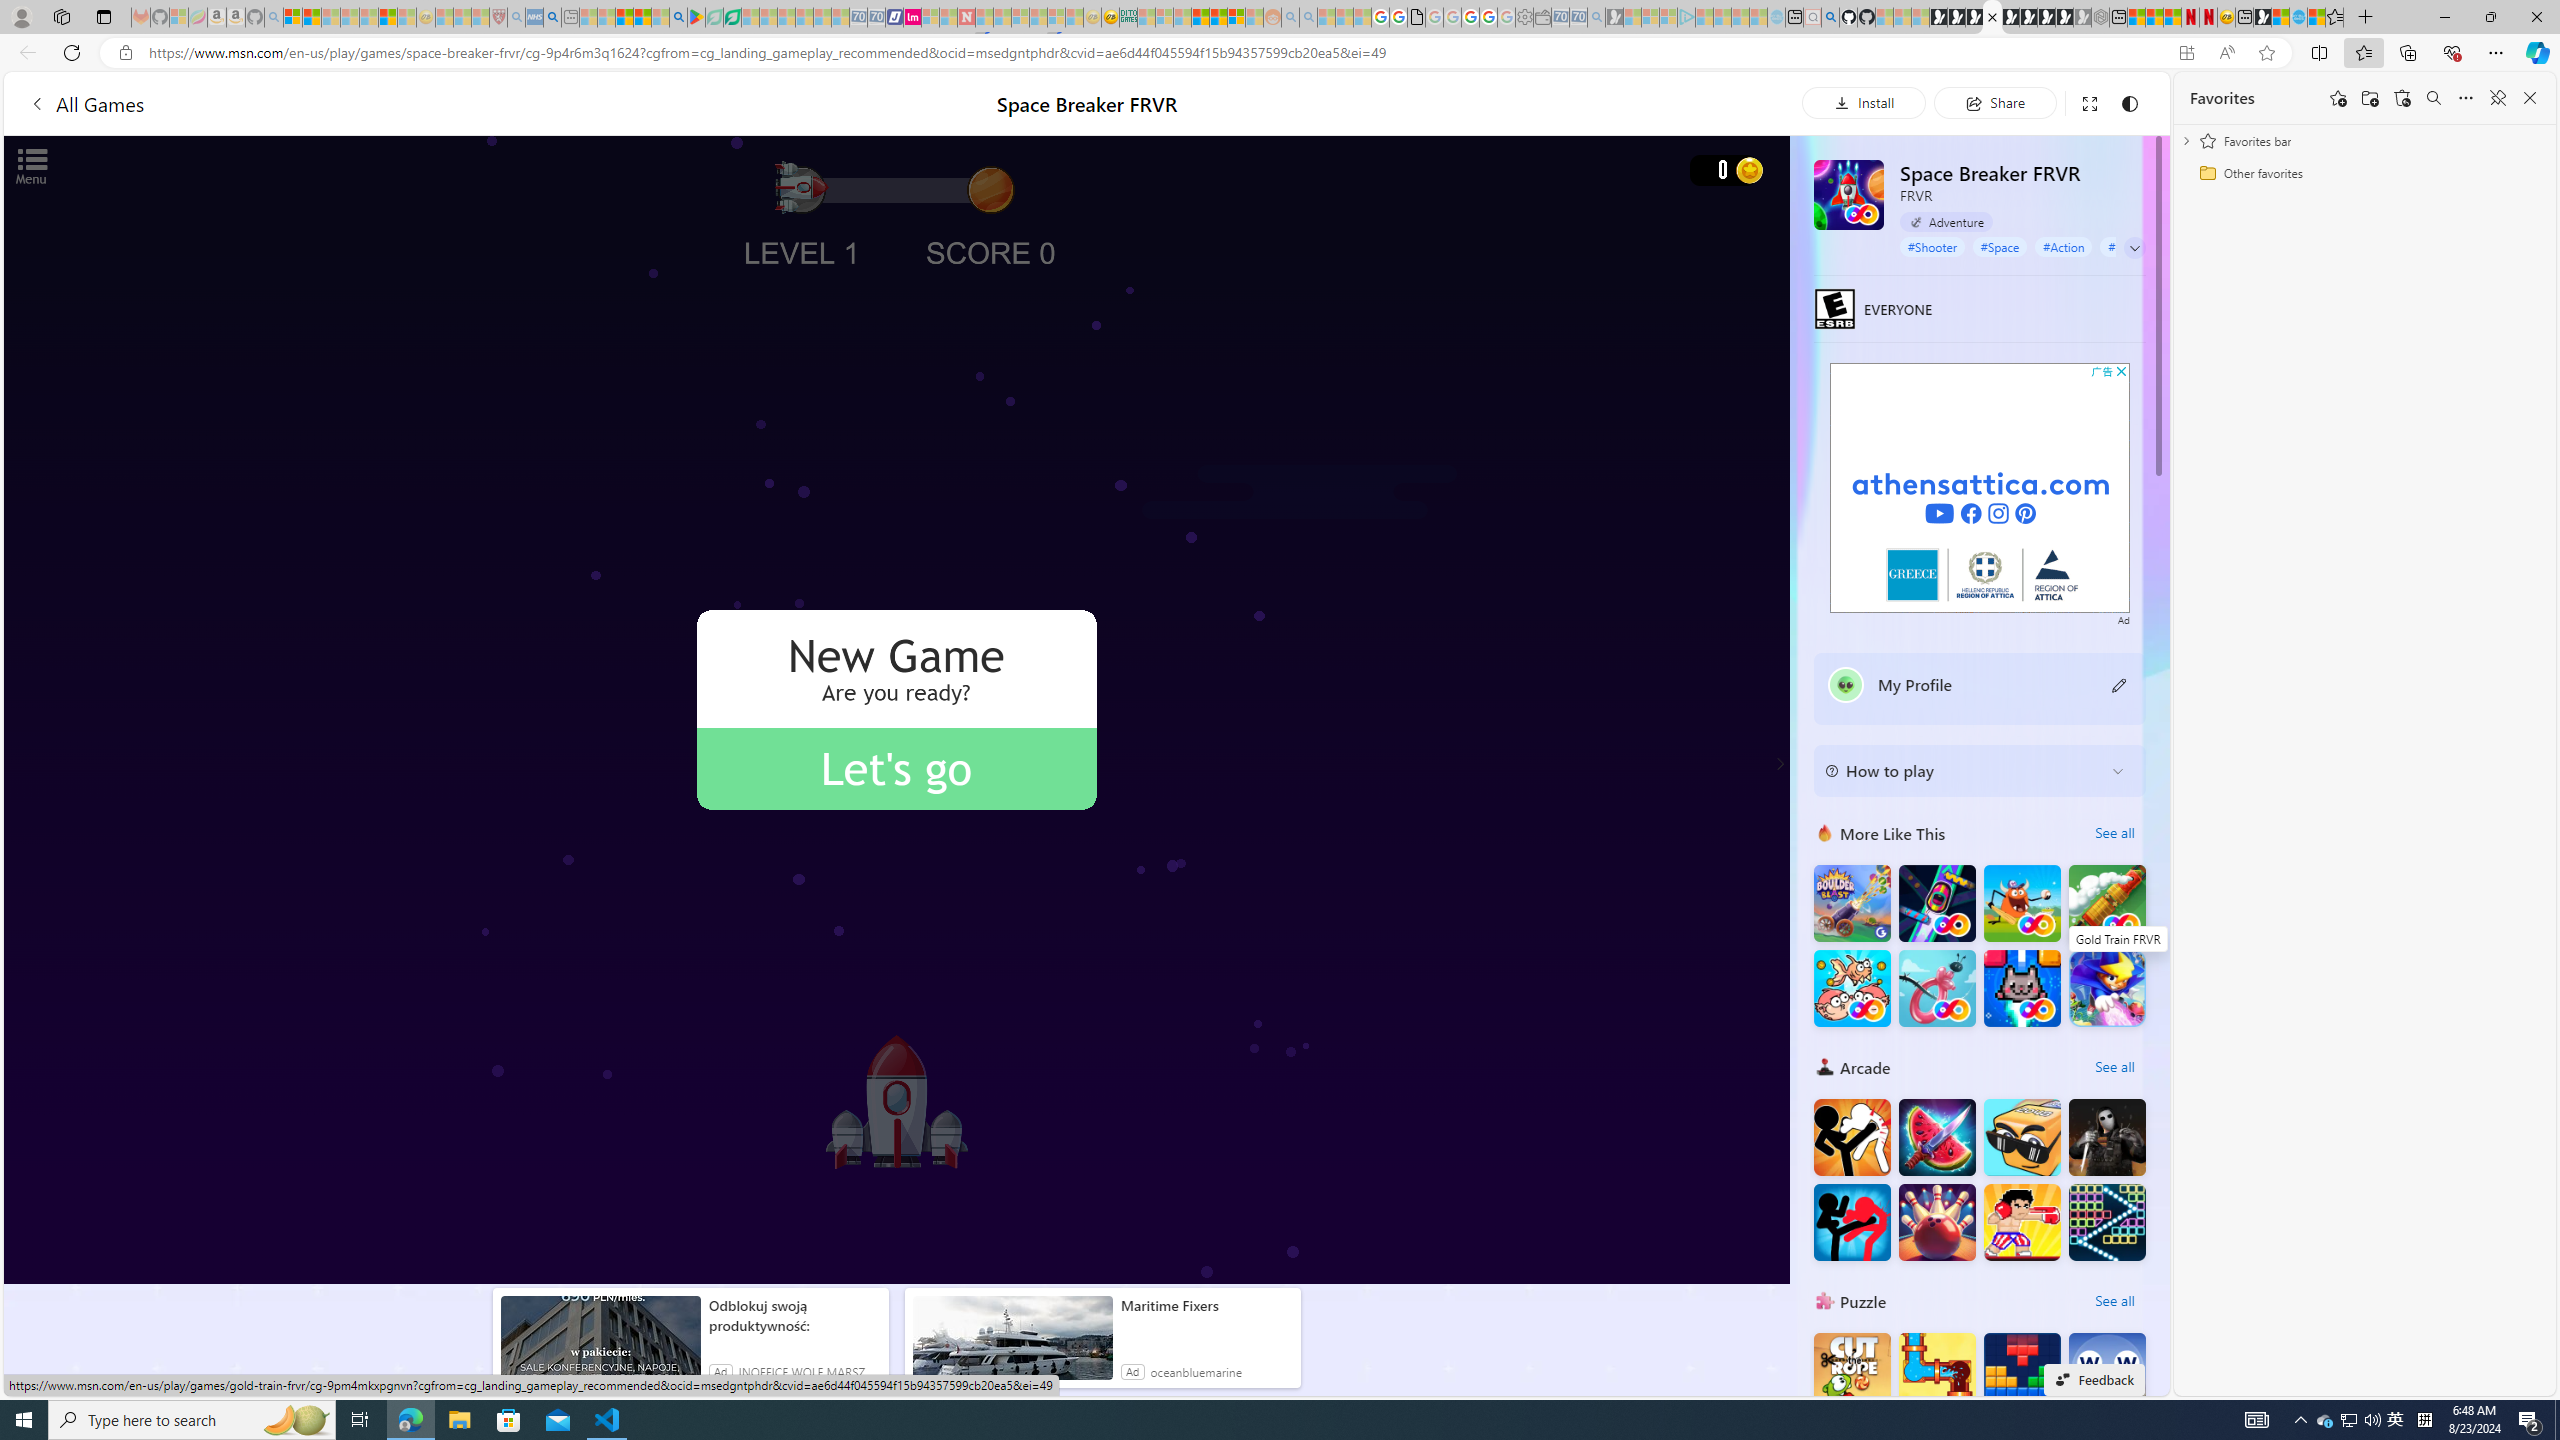  I want to click on 'Terms of Use Agreement - Sleeping', so click(713, 16).